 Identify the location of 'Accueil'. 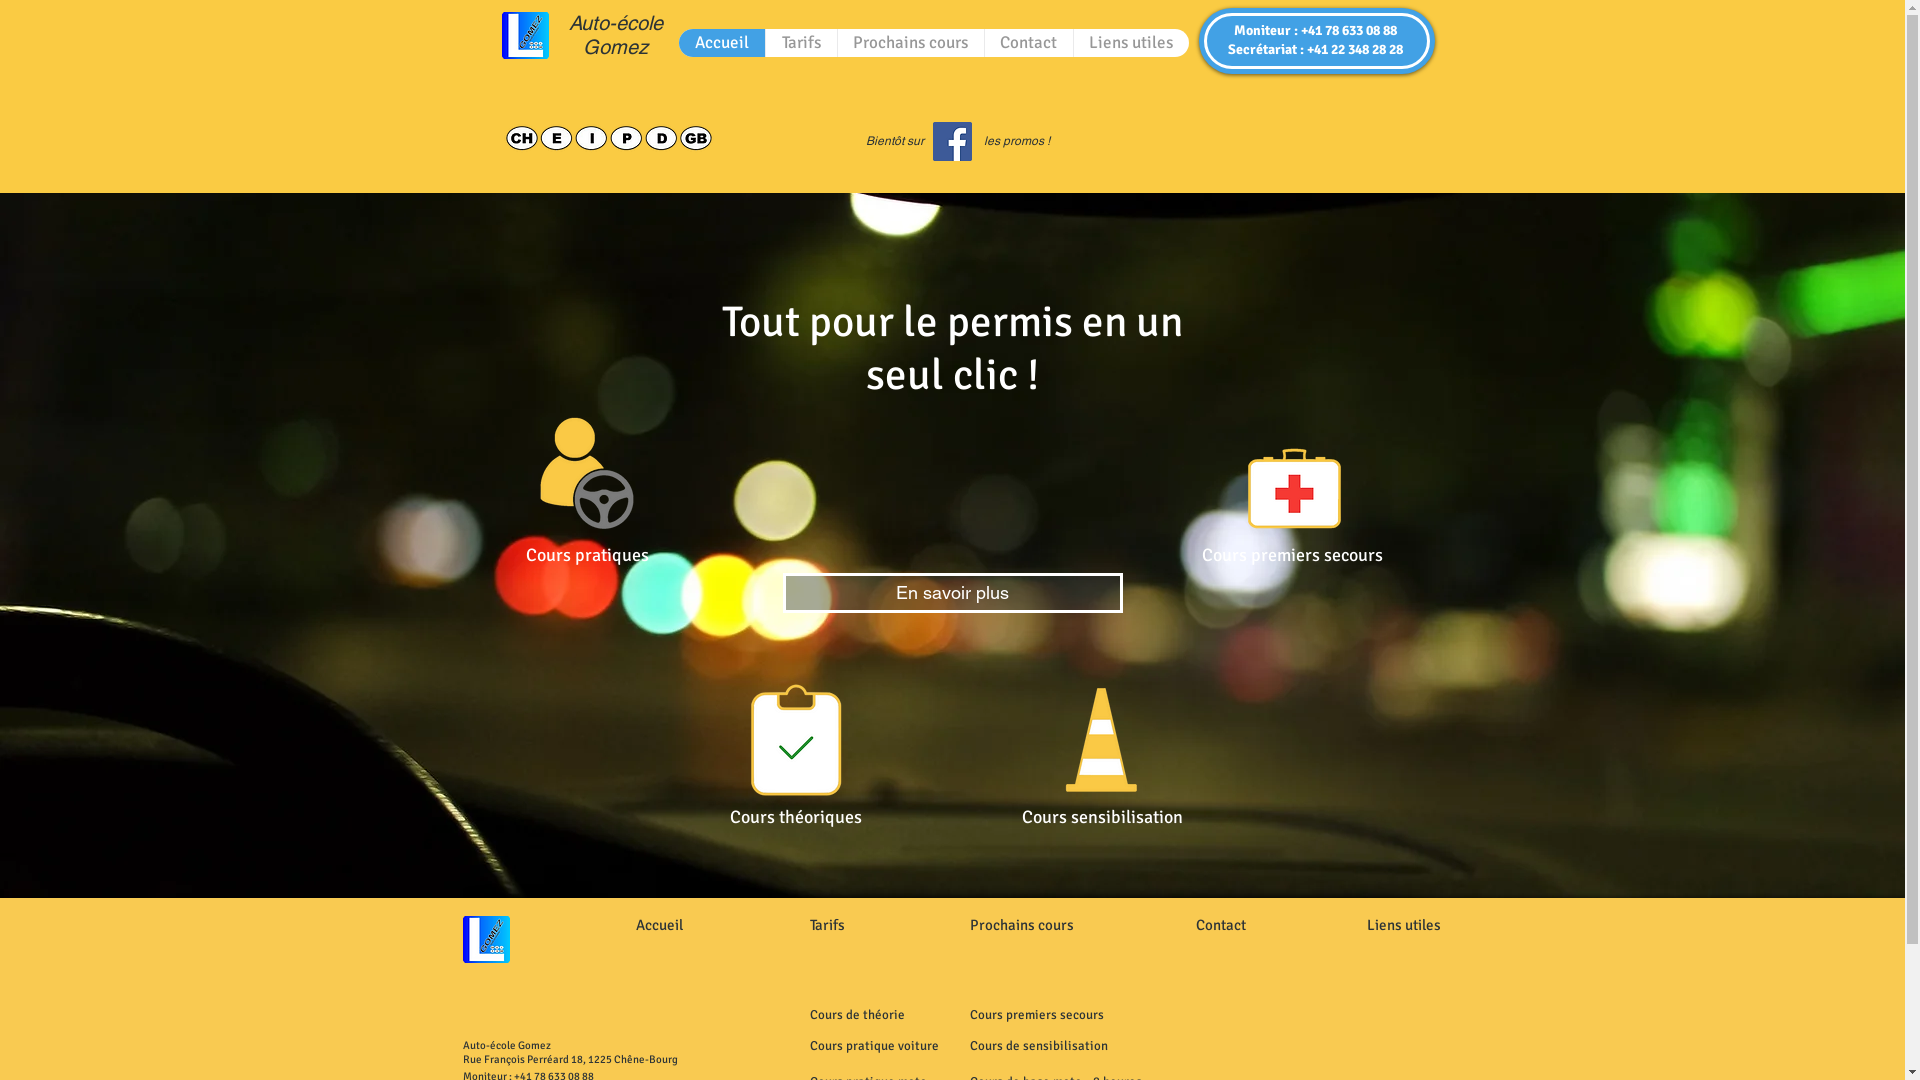
(720, 42).